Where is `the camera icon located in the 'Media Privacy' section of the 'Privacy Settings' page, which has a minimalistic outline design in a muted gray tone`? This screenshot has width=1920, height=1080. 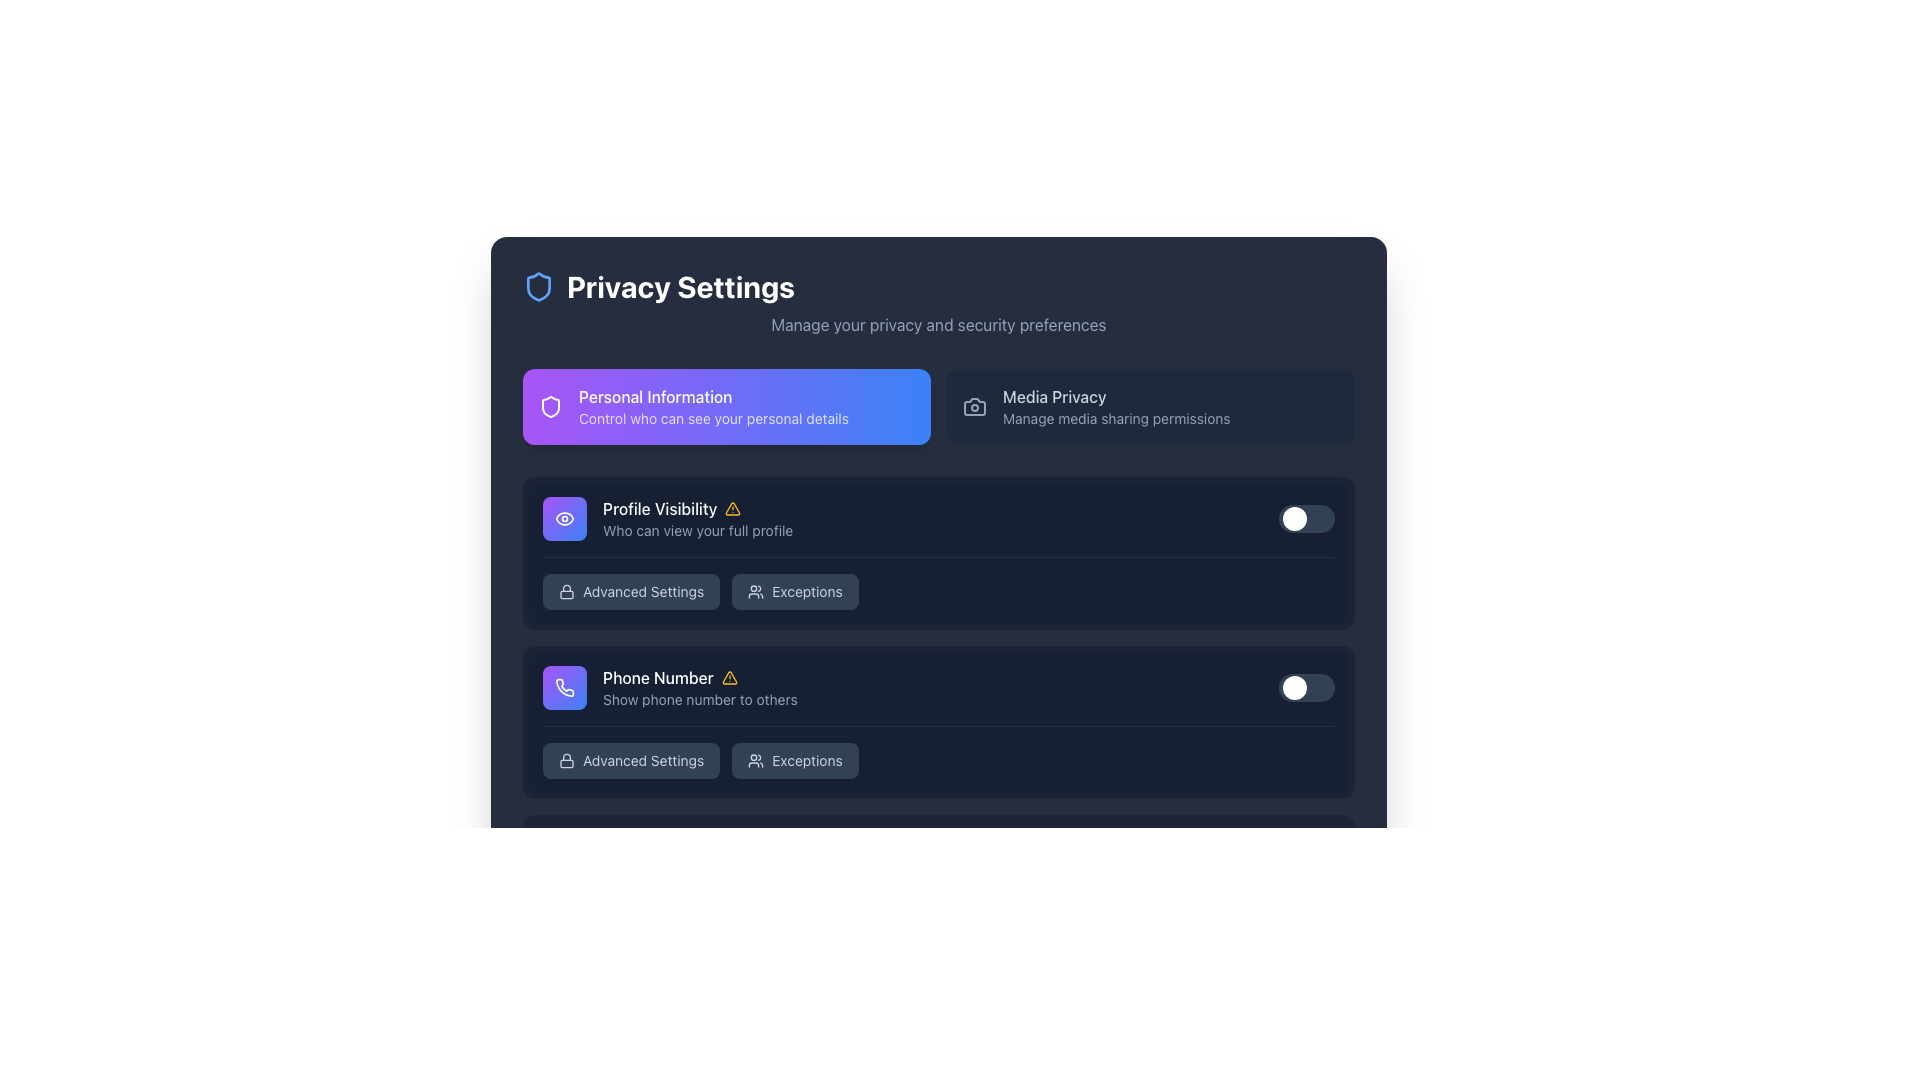 the camera icon located in the 'Media Privacy' section of the 'Privacy Settings' page, which has a minimalistic outline design in a muted gray tone is located at coordinates (974, 406).